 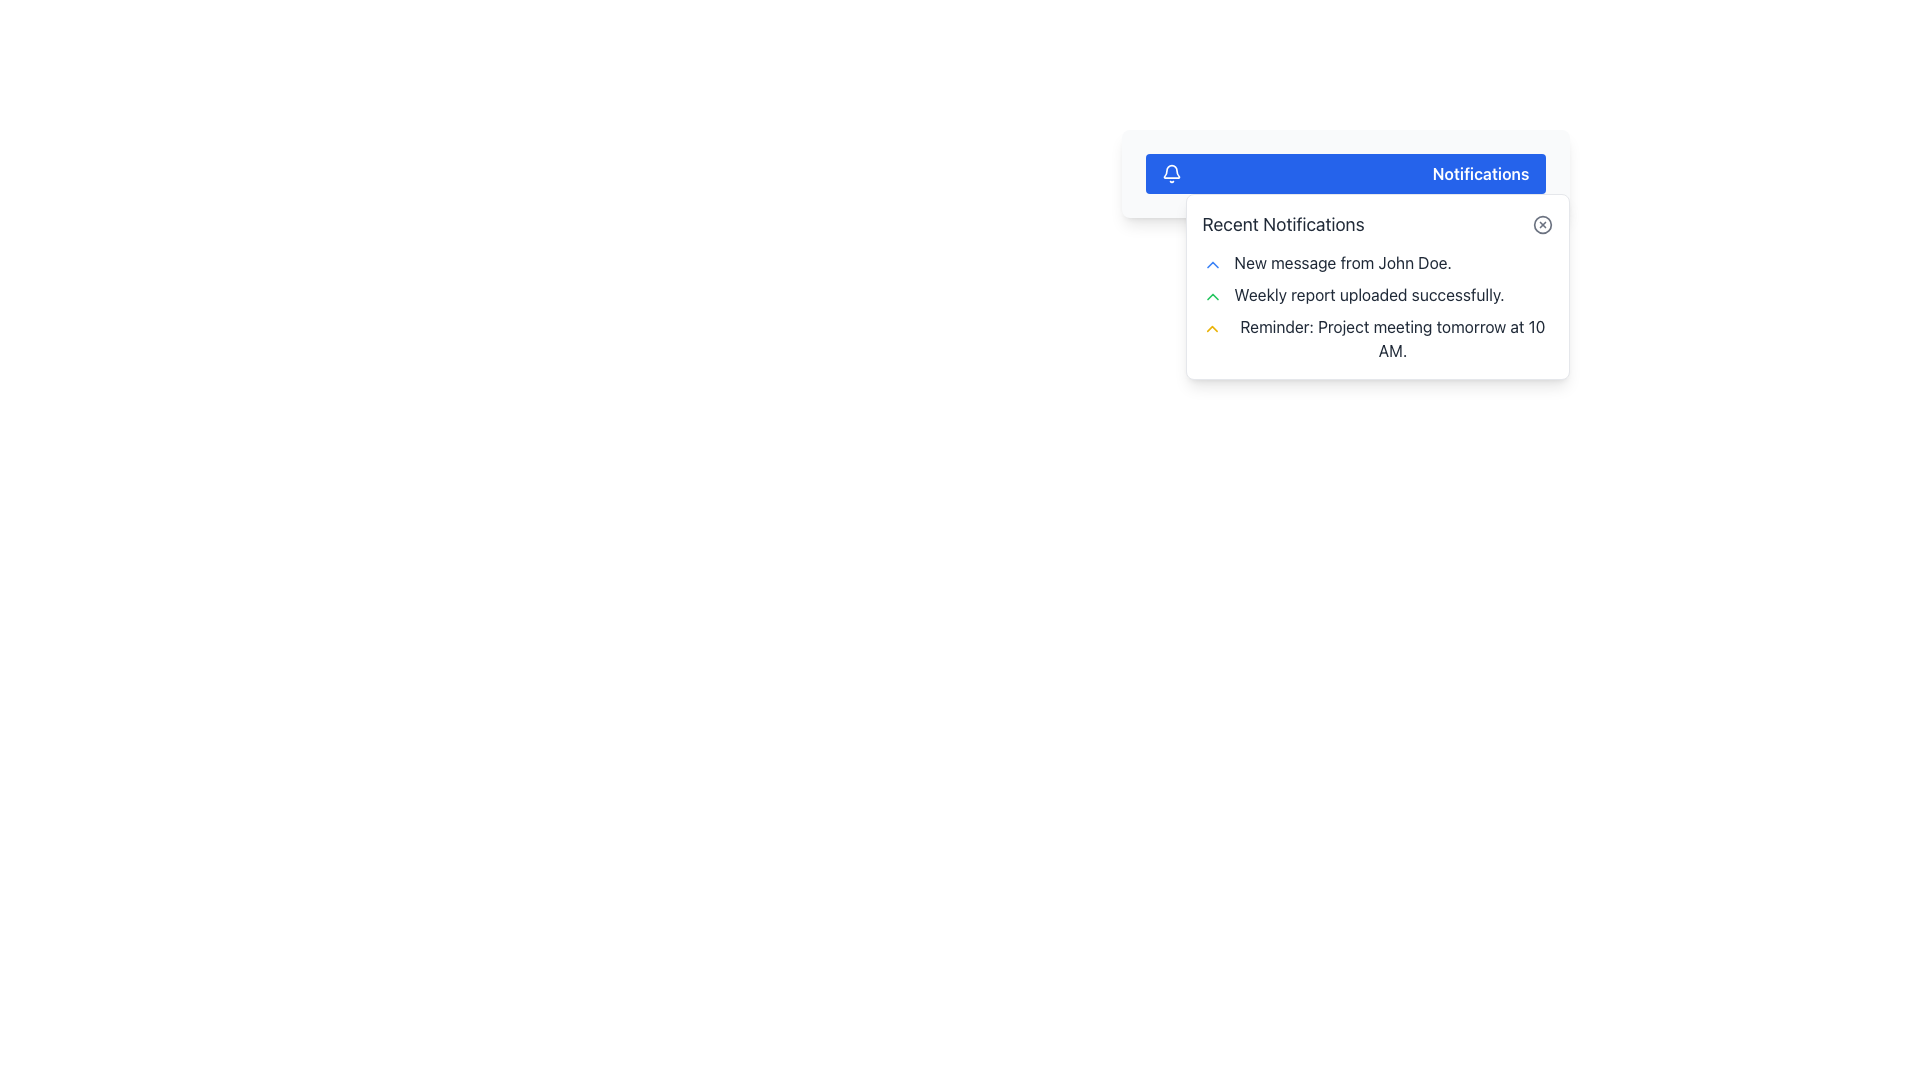 What do you see at coordinates (1171, 172) in the screenshot?
I see `the notification icon located at the top-left corner of the notification dropdown` at bounding box center [1171, 172].